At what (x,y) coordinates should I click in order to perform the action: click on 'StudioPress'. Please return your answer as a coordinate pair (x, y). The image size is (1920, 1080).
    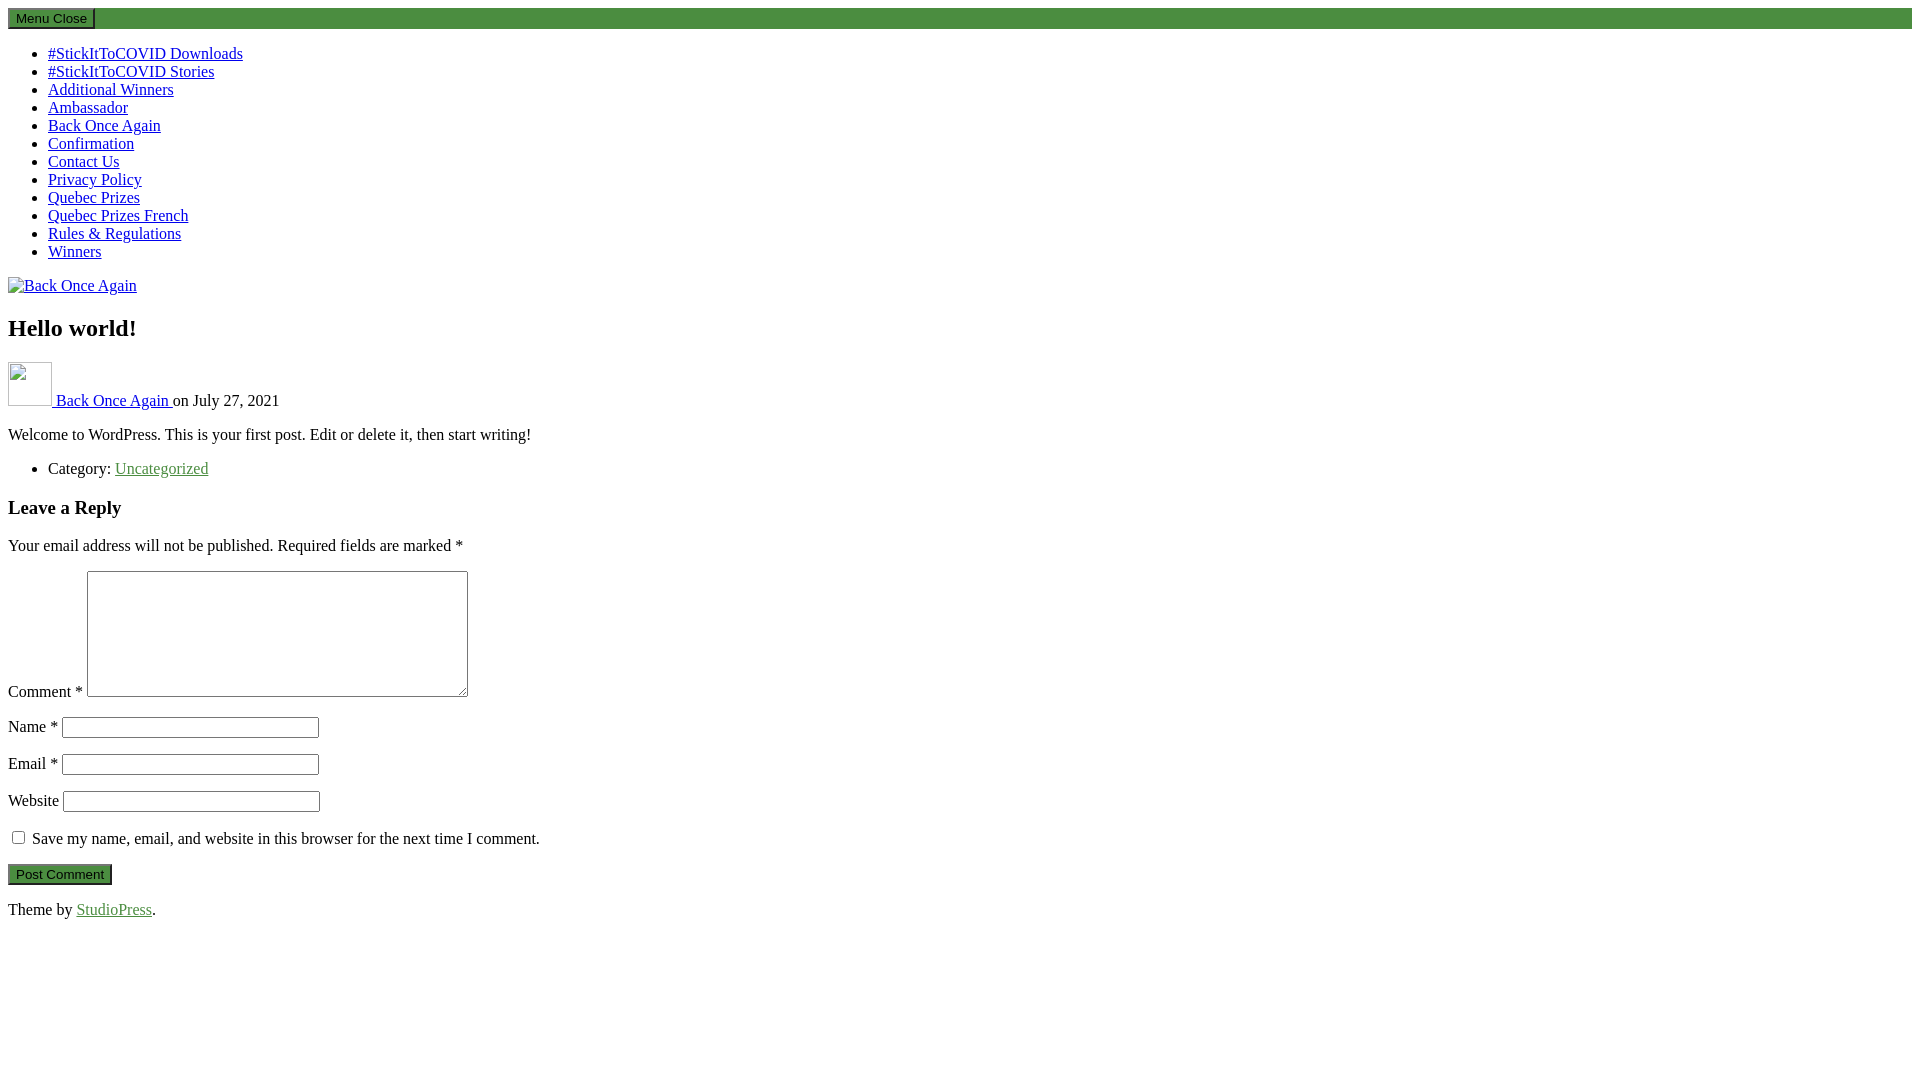
    Looking at the image, I should click on (113, 909).